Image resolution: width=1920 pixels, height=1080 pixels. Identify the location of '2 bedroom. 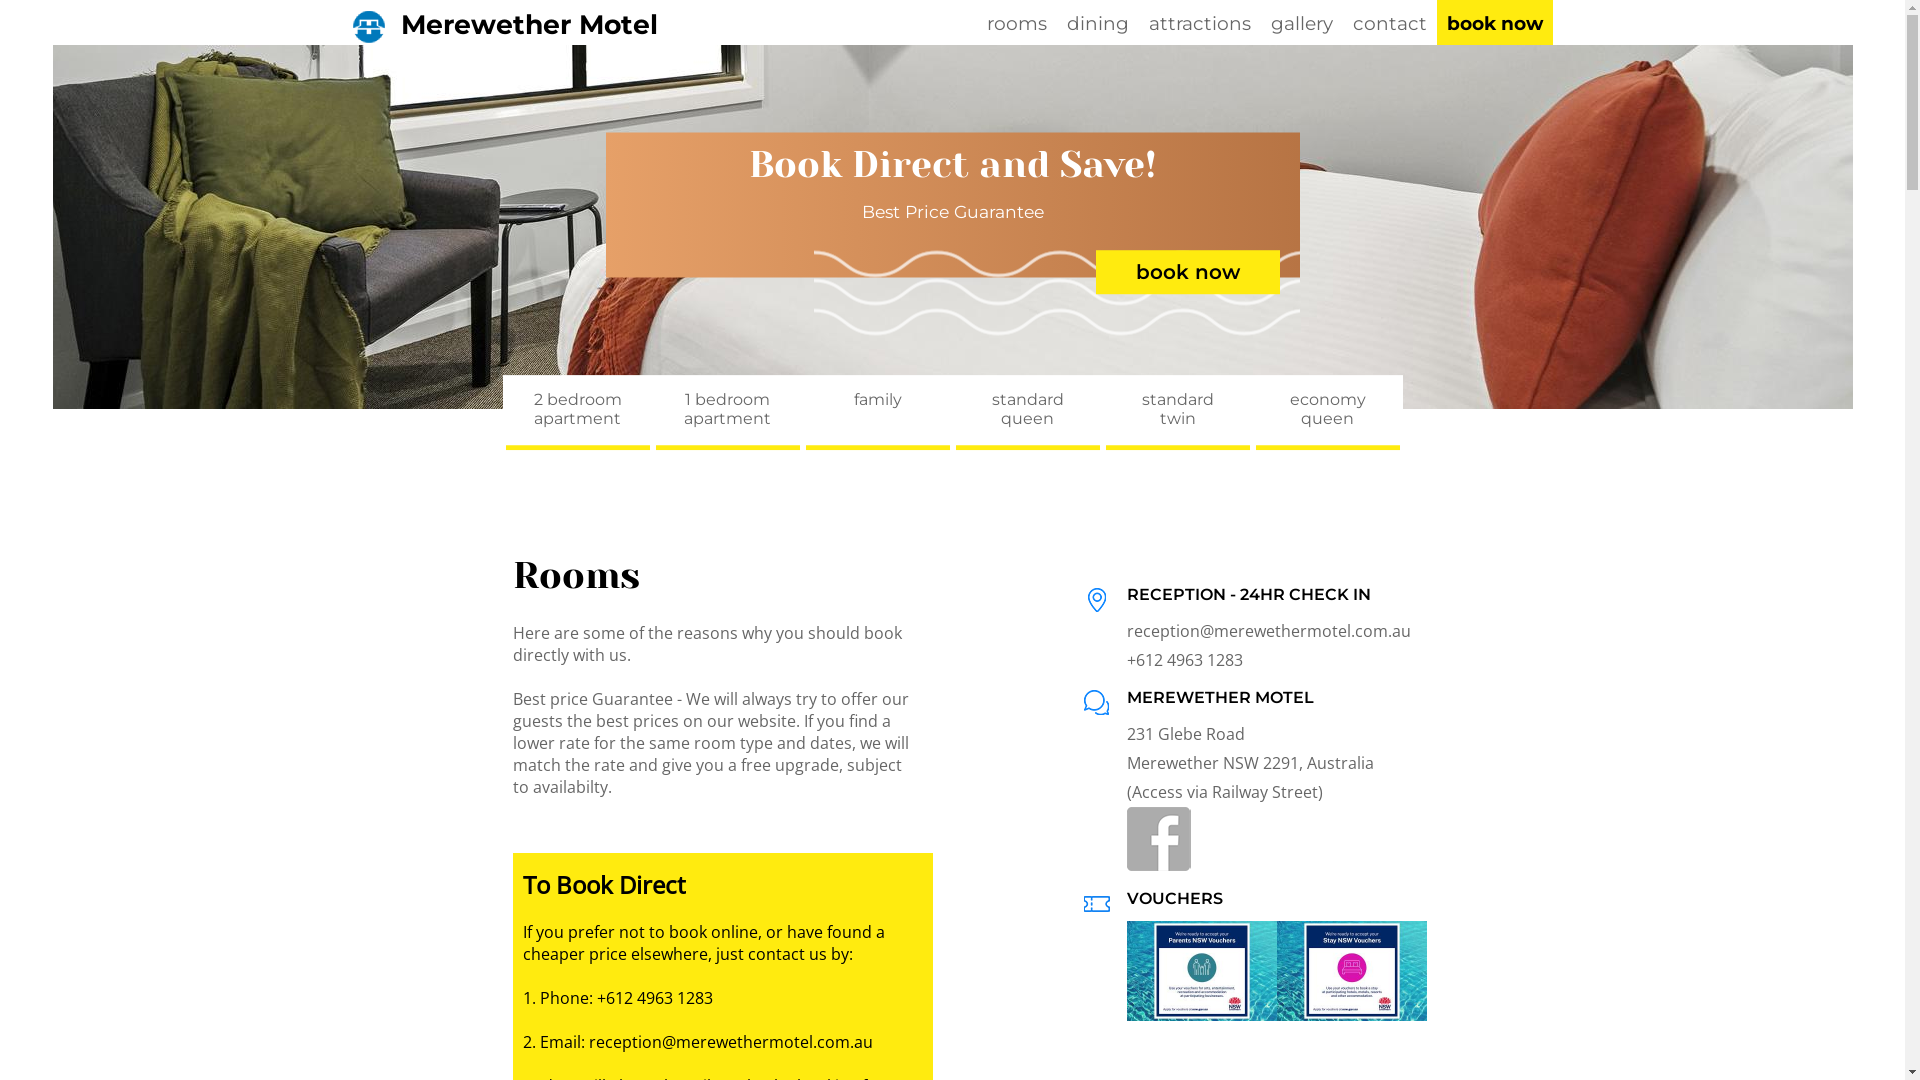
(502, 414).